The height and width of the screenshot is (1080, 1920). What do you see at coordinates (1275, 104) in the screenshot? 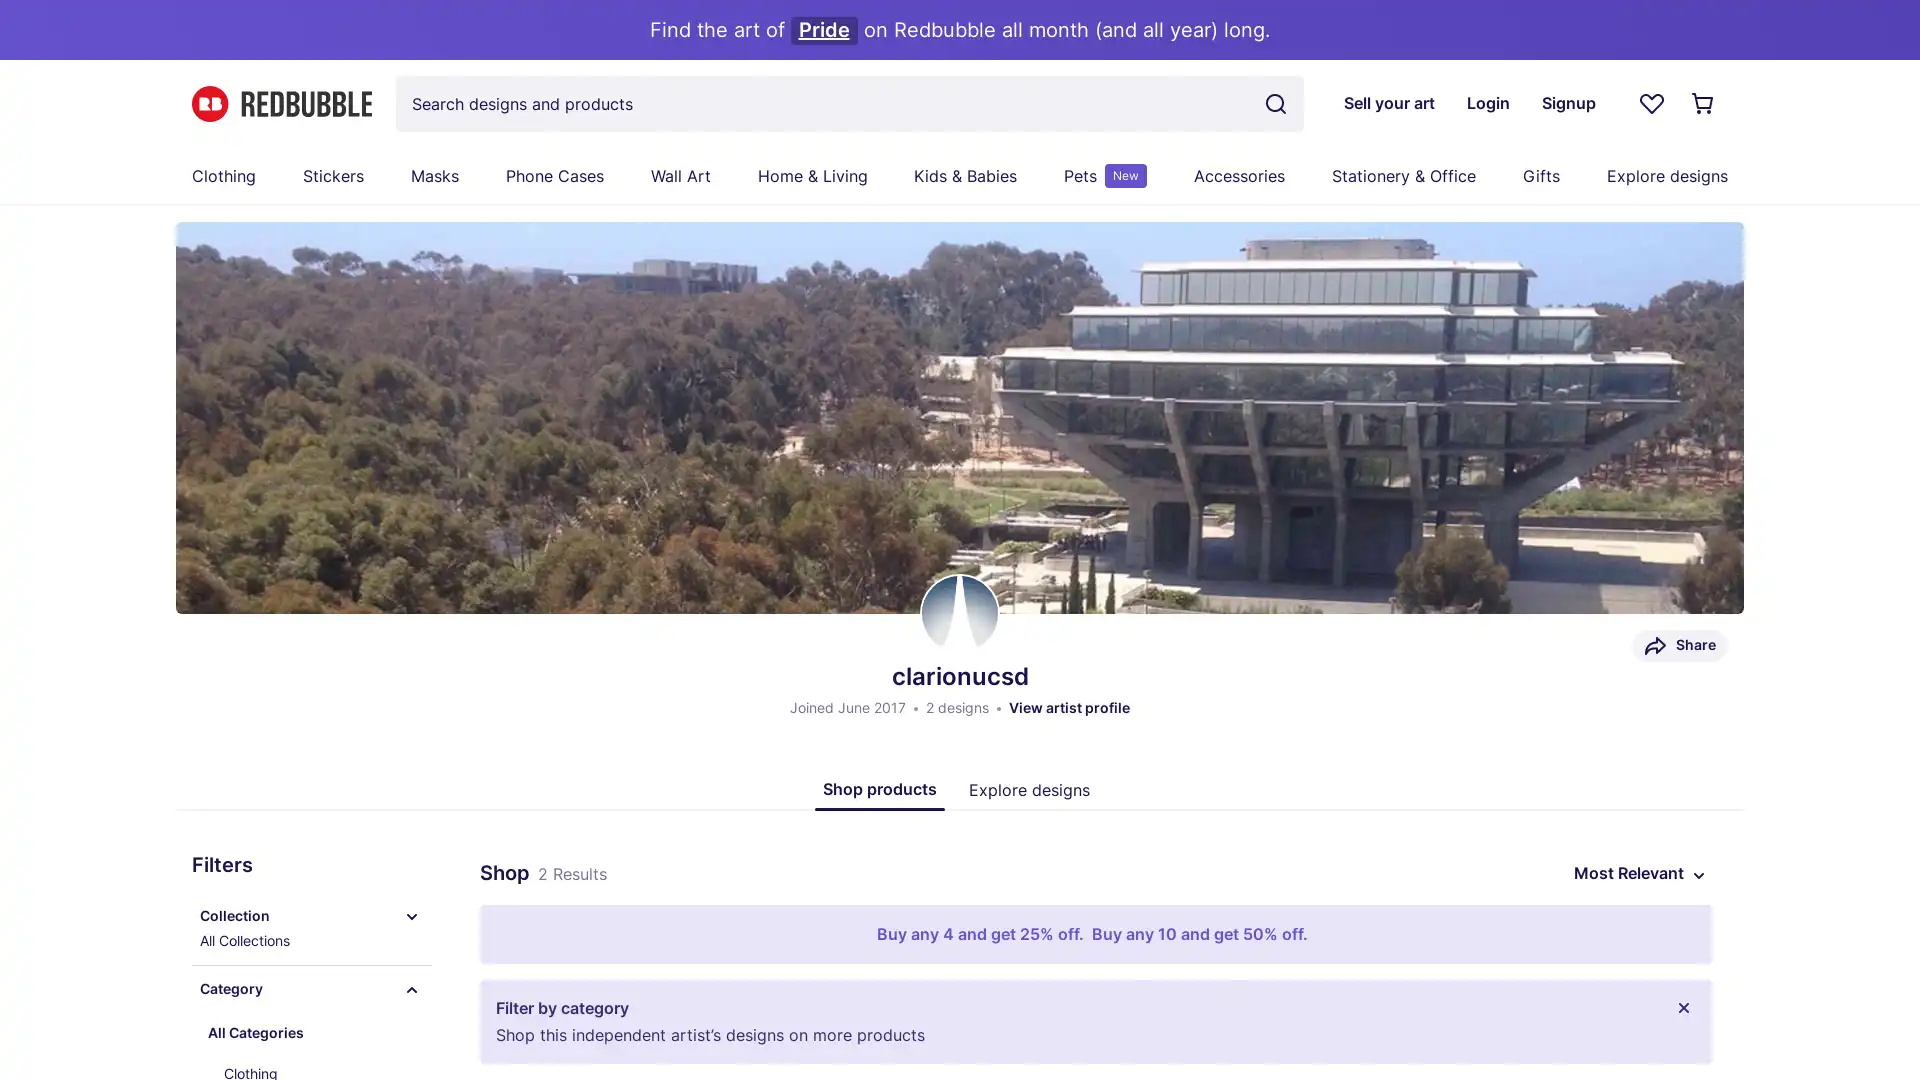
I see `Search term` at bounding box center [1275, 104].